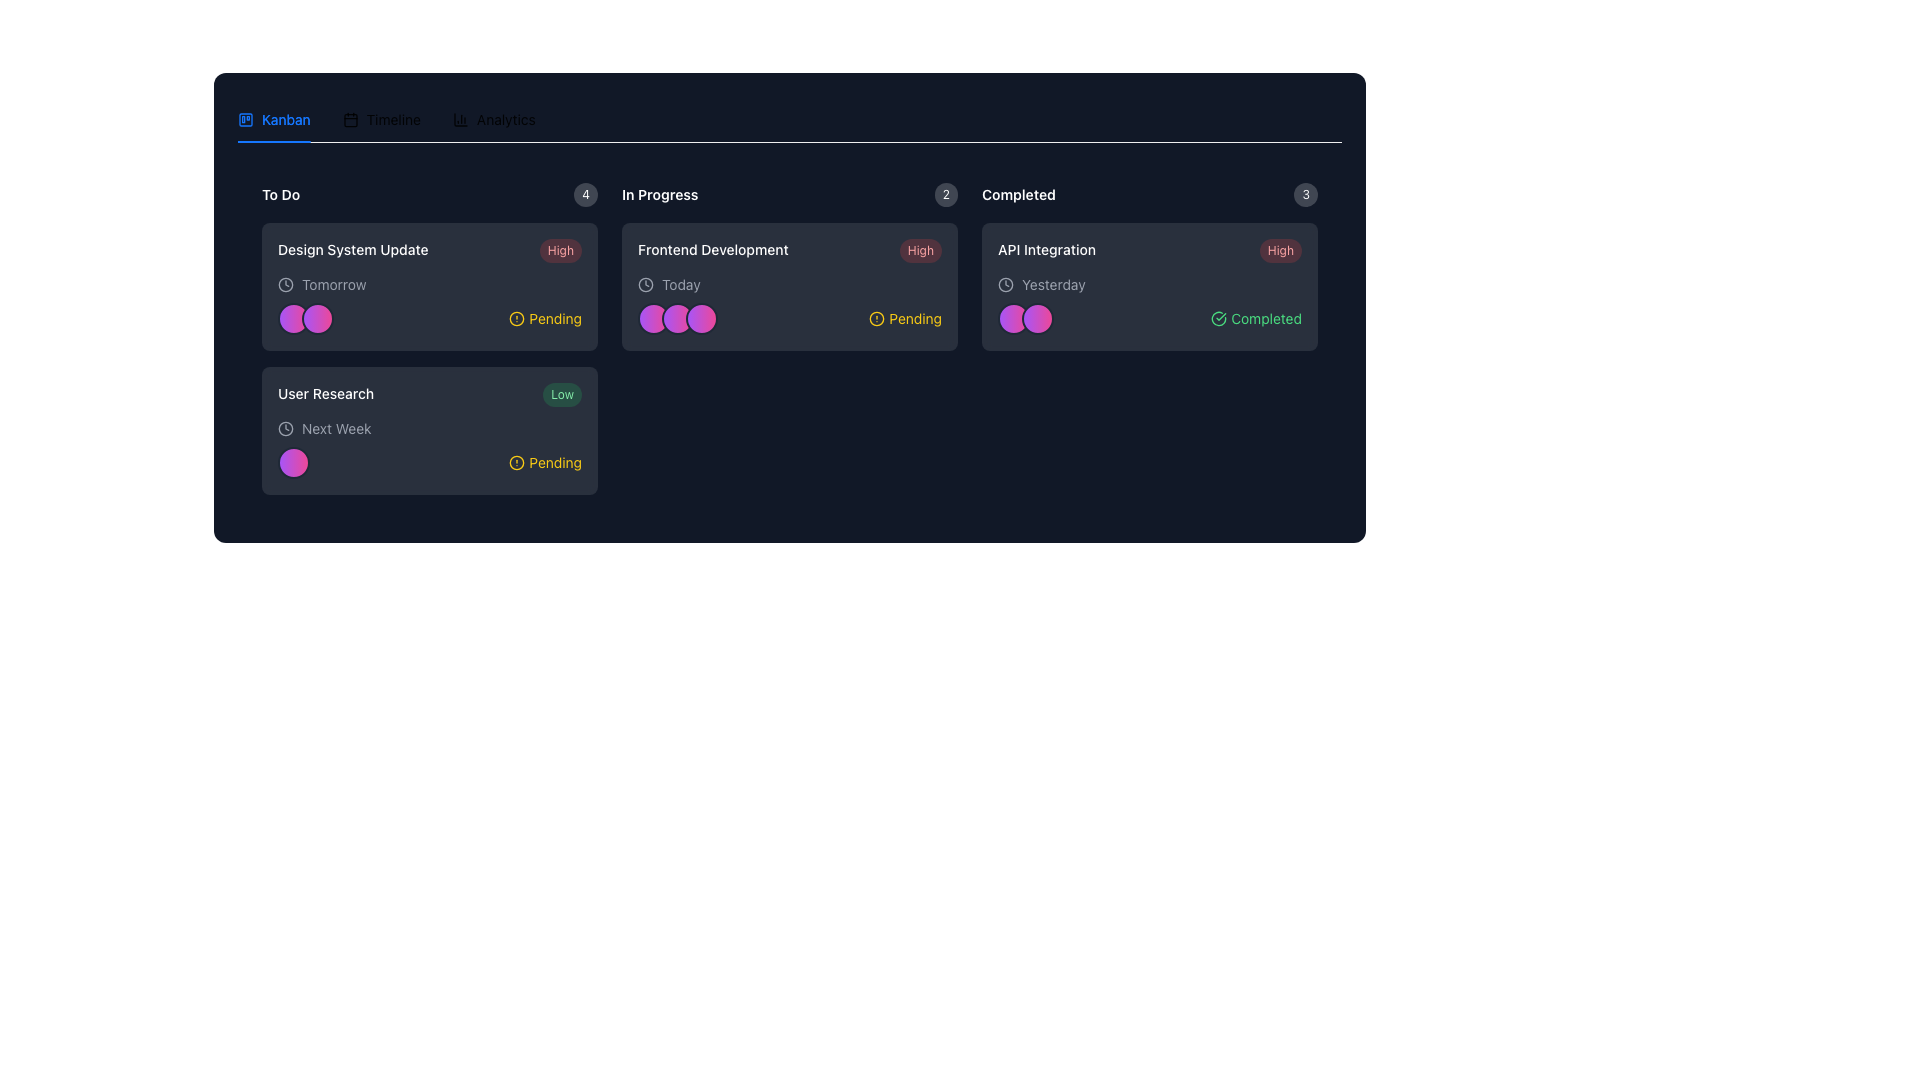 The height and width of the screenshot is (1080, 1920). Describe the element at coordinates (585, 195) in the screenshot. I see `the circular badge containing the number '4', which is positioned to the right of the 'To Do' header` at that location.